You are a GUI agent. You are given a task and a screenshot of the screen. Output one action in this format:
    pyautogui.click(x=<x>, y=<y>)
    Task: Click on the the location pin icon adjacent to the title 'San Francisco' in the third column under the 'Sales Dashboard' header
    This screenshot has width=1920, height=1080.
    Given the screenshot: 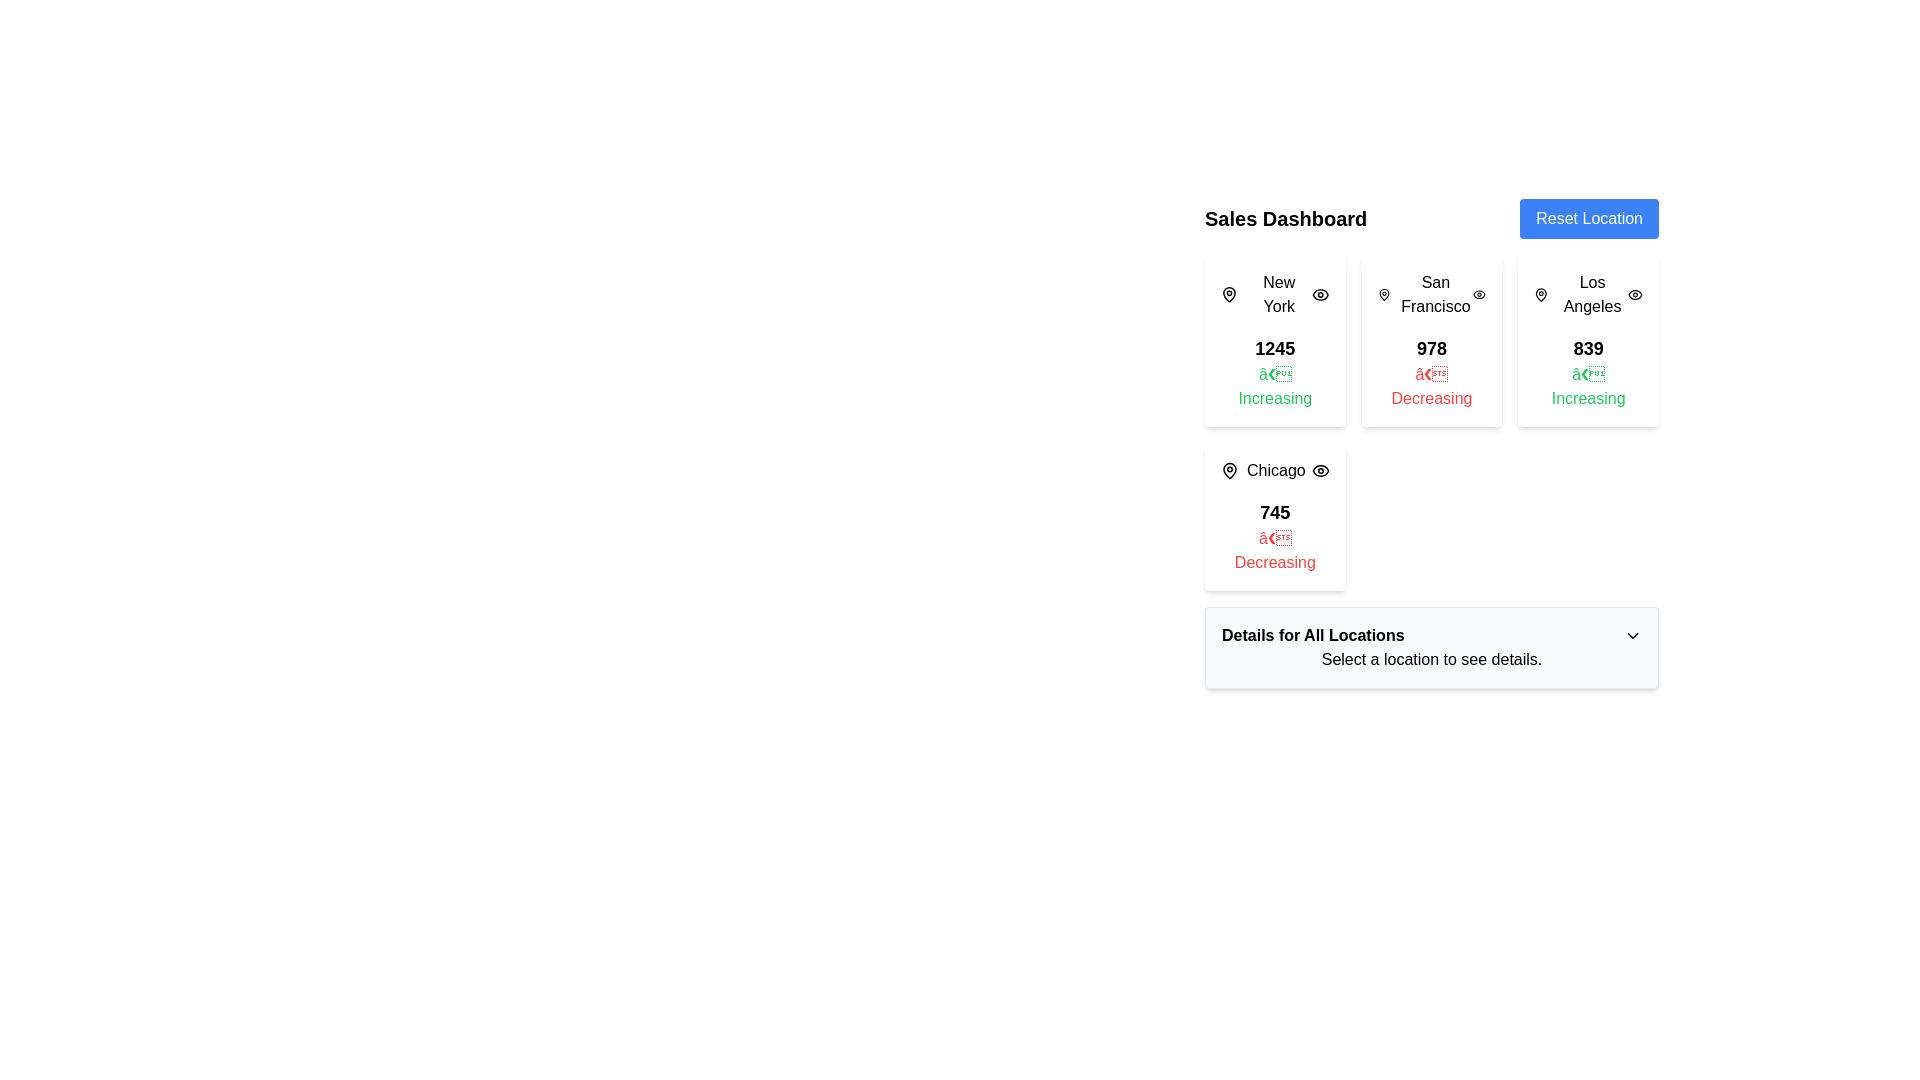 What is the action you would take?
    pyautogui.click(x=1383, y=294)
    